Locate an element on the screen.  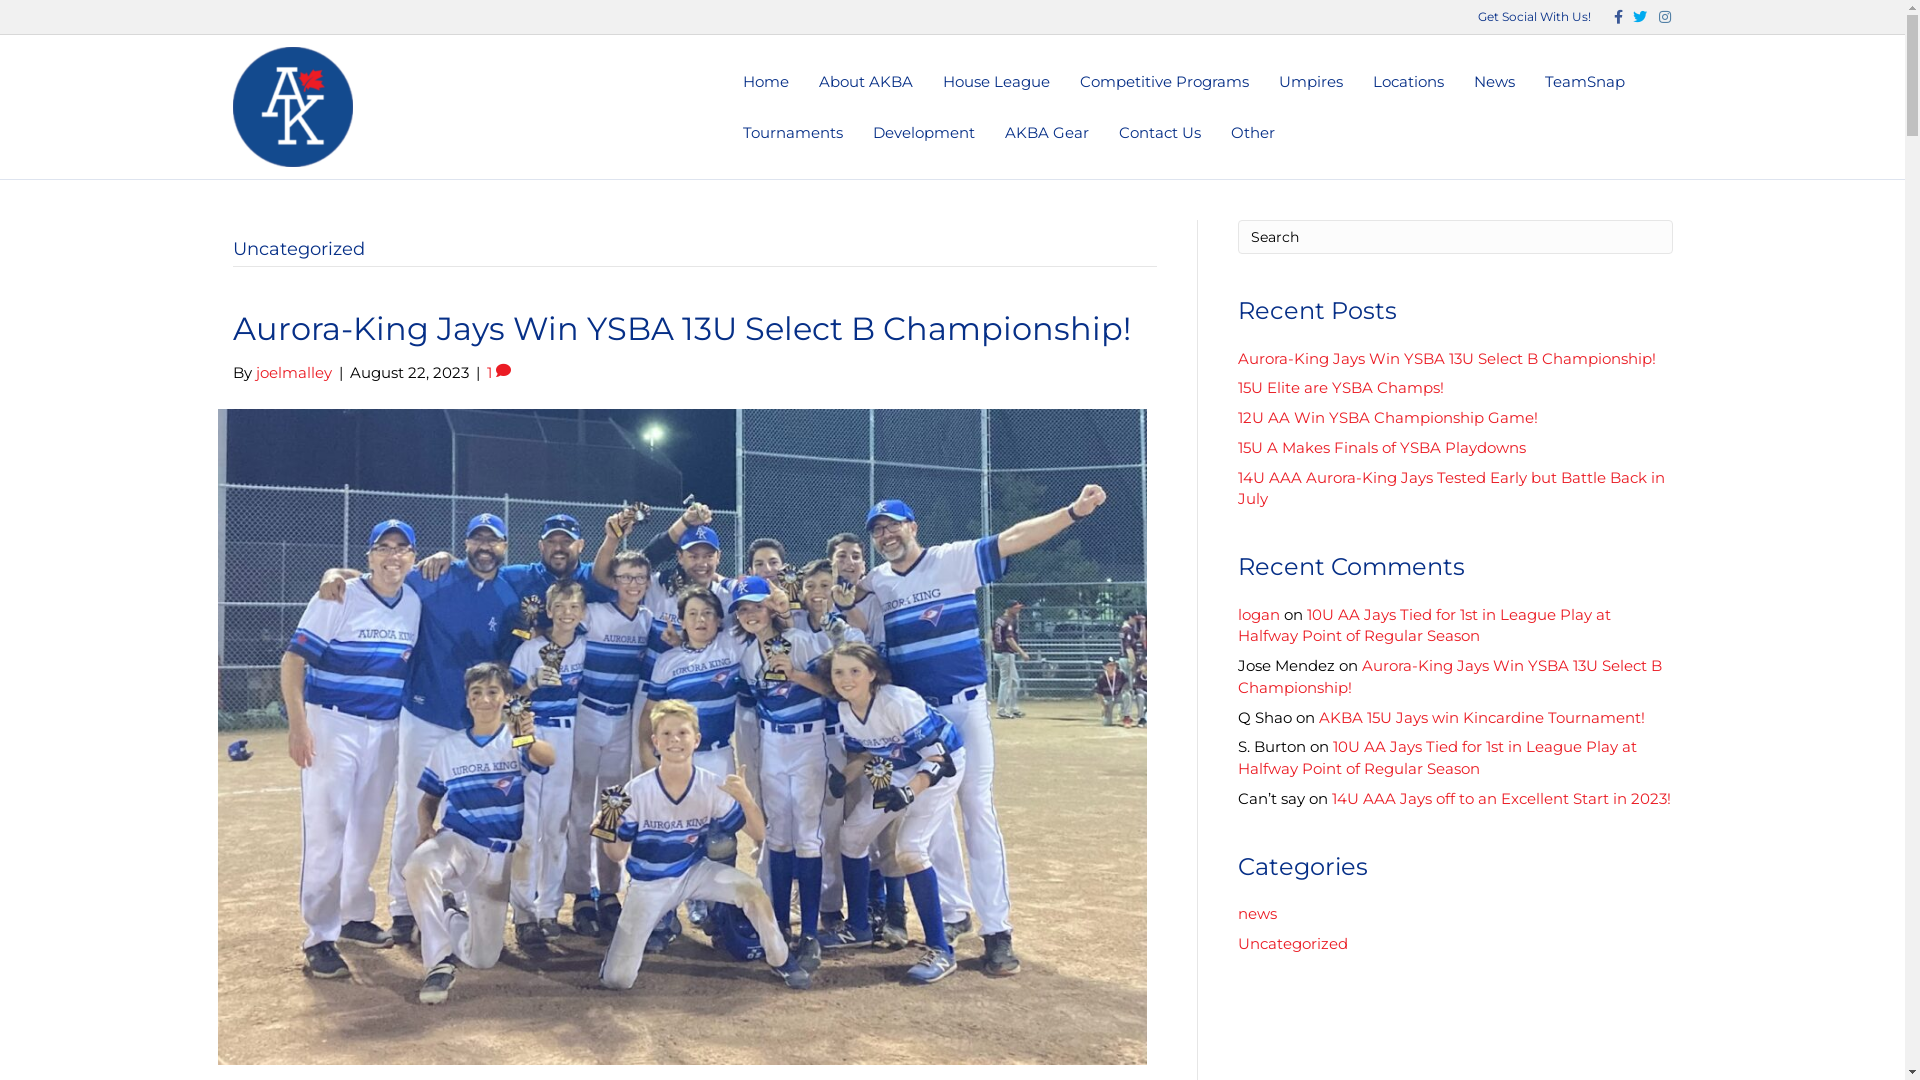
'Instagram' is located at coordinates (1657, 15).